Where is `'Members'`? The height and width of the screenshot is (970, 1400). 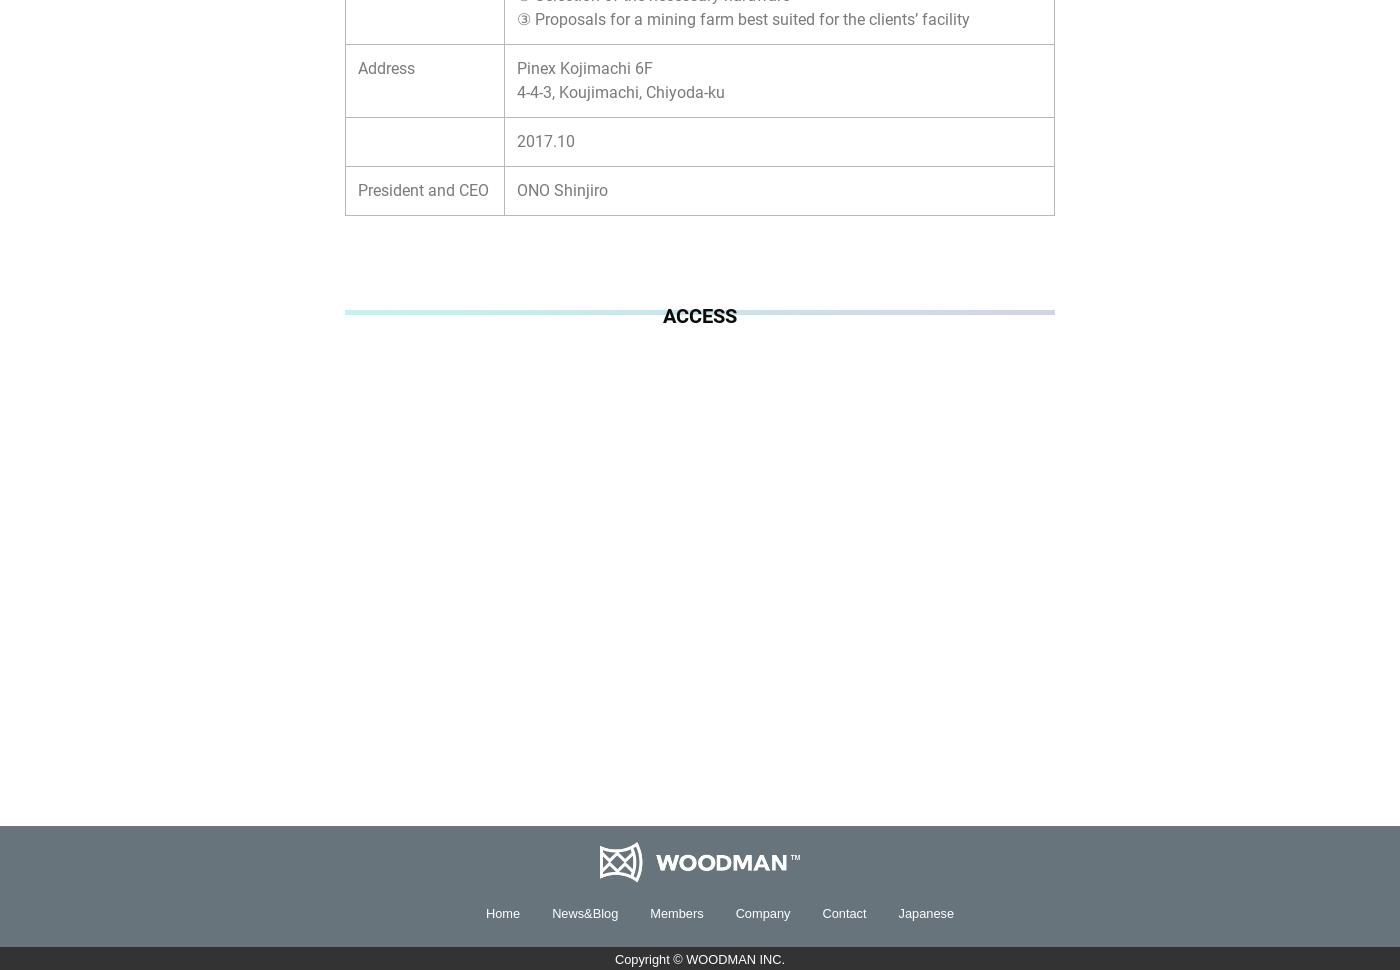 'Members' is located at coordinates (650, 912).